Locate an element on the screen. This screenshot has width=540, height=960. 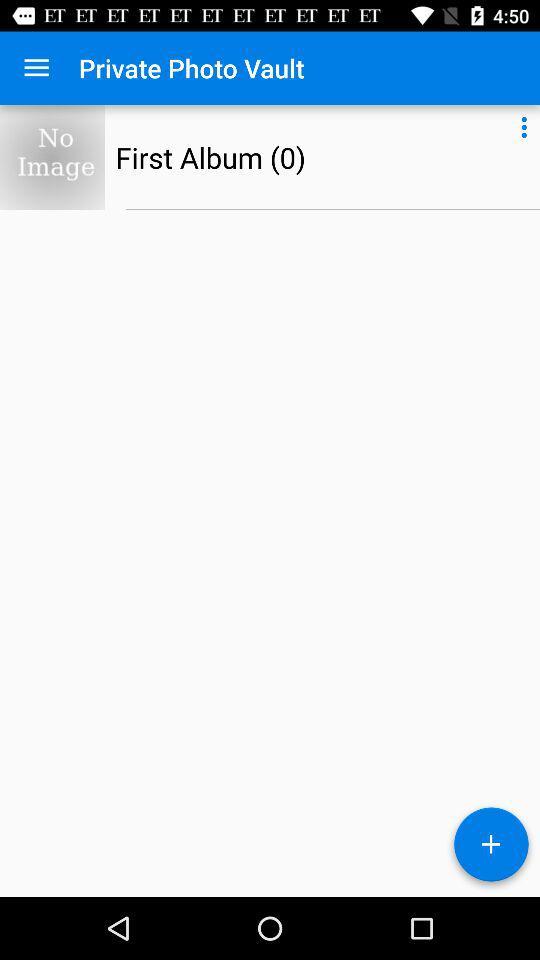
icon at the top right corner is located at coordinates (524, 123).